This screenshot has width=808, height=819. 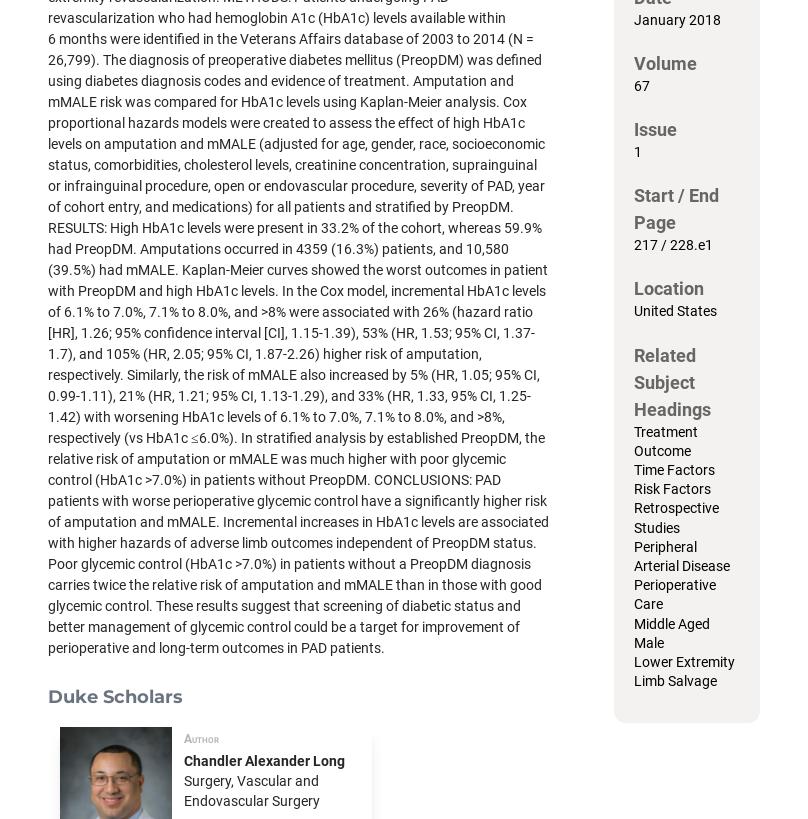 I want to click on 'Perioperative Care', so click(x=675, y=593).